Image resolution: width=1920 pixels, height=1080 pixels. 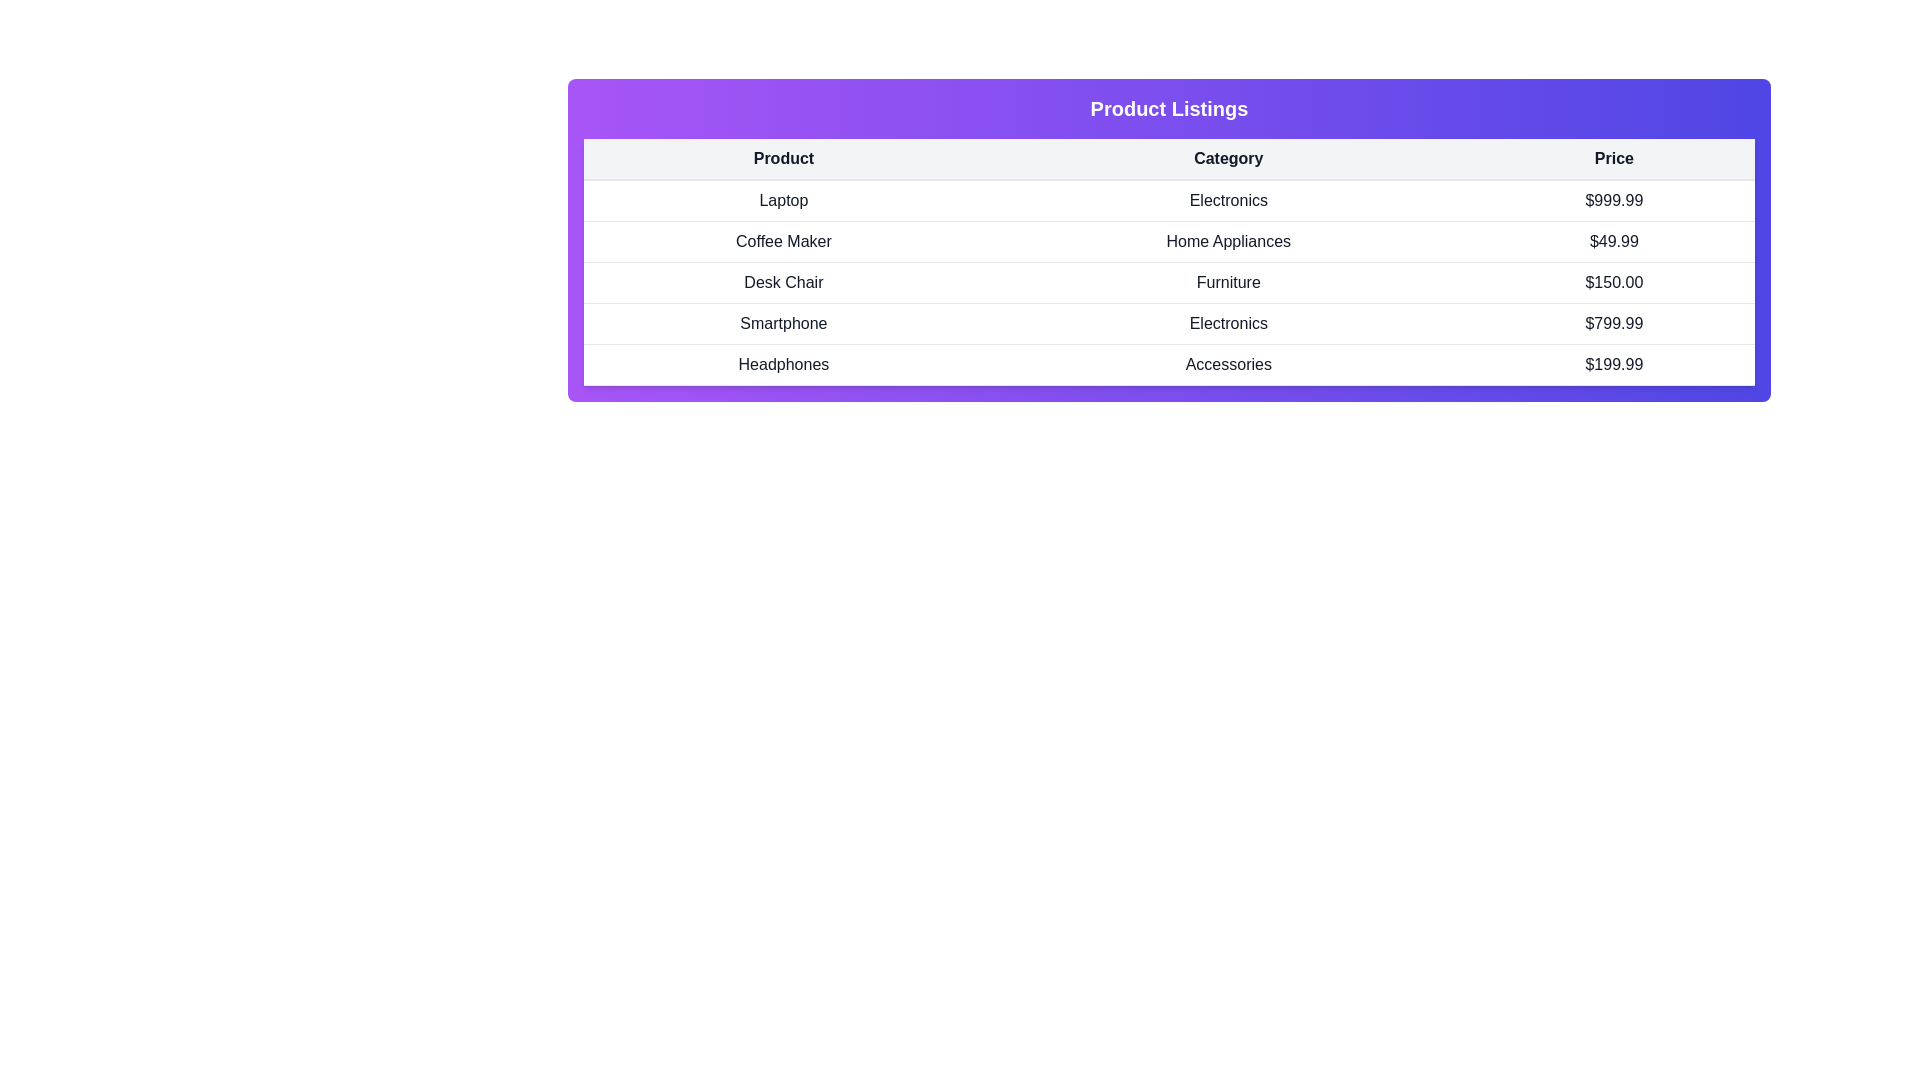 I want to click on the product name text label in the third row of the table, which is positioned in the 'Product' column and aligned with 'Furniture' in the 'Category' column and '$150.00' in the 'Price' column, so click(x=782, y=282).